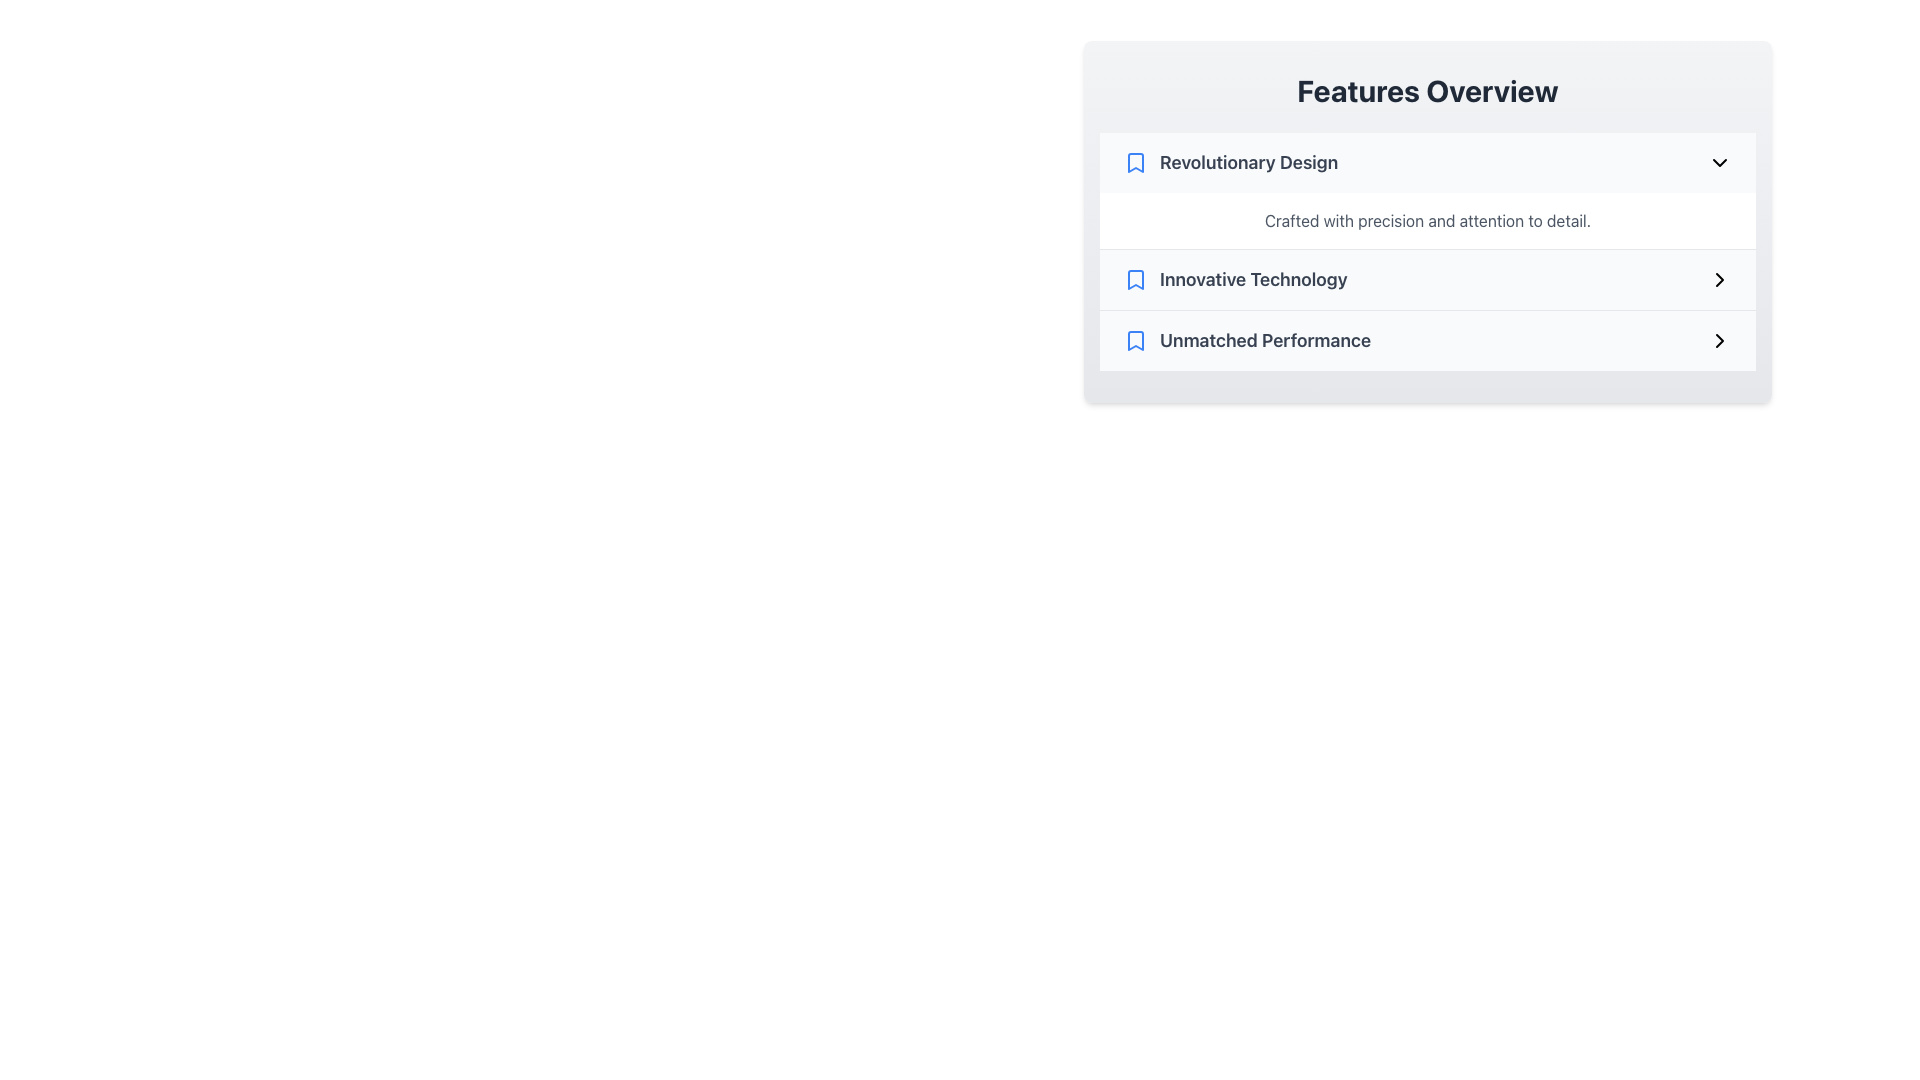 The height and width of the screenshot is (1080, 1920). Describe the element at coordinates (1718, 339) in the screenshot. I see `the chevron icon located to the far right of the 'Unmatched Performance' text in the Feature Overview interface` at that location.